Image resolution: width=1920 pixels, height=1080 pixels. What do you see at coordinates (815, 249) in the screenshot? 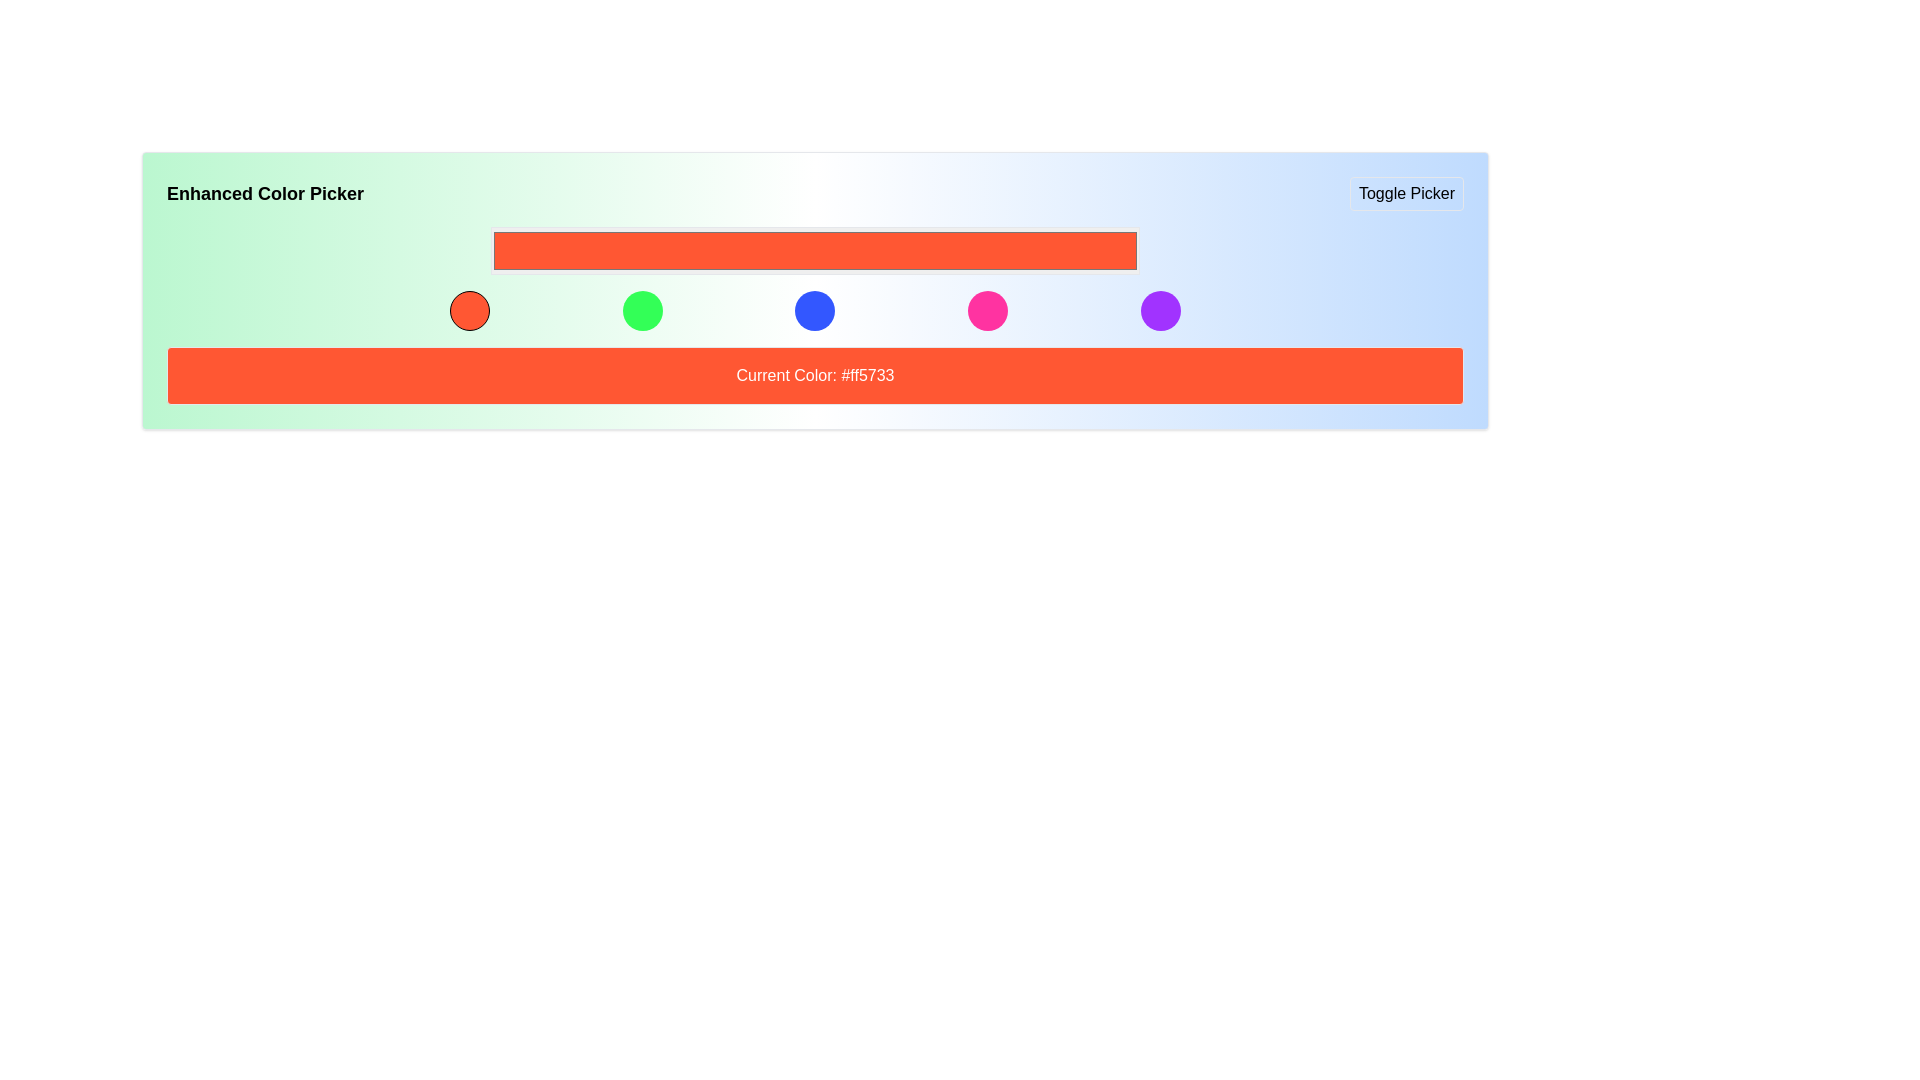
I see `the Color Picker Input, currently displaying the color '#ff5733'` at bounding box center [815, 249].